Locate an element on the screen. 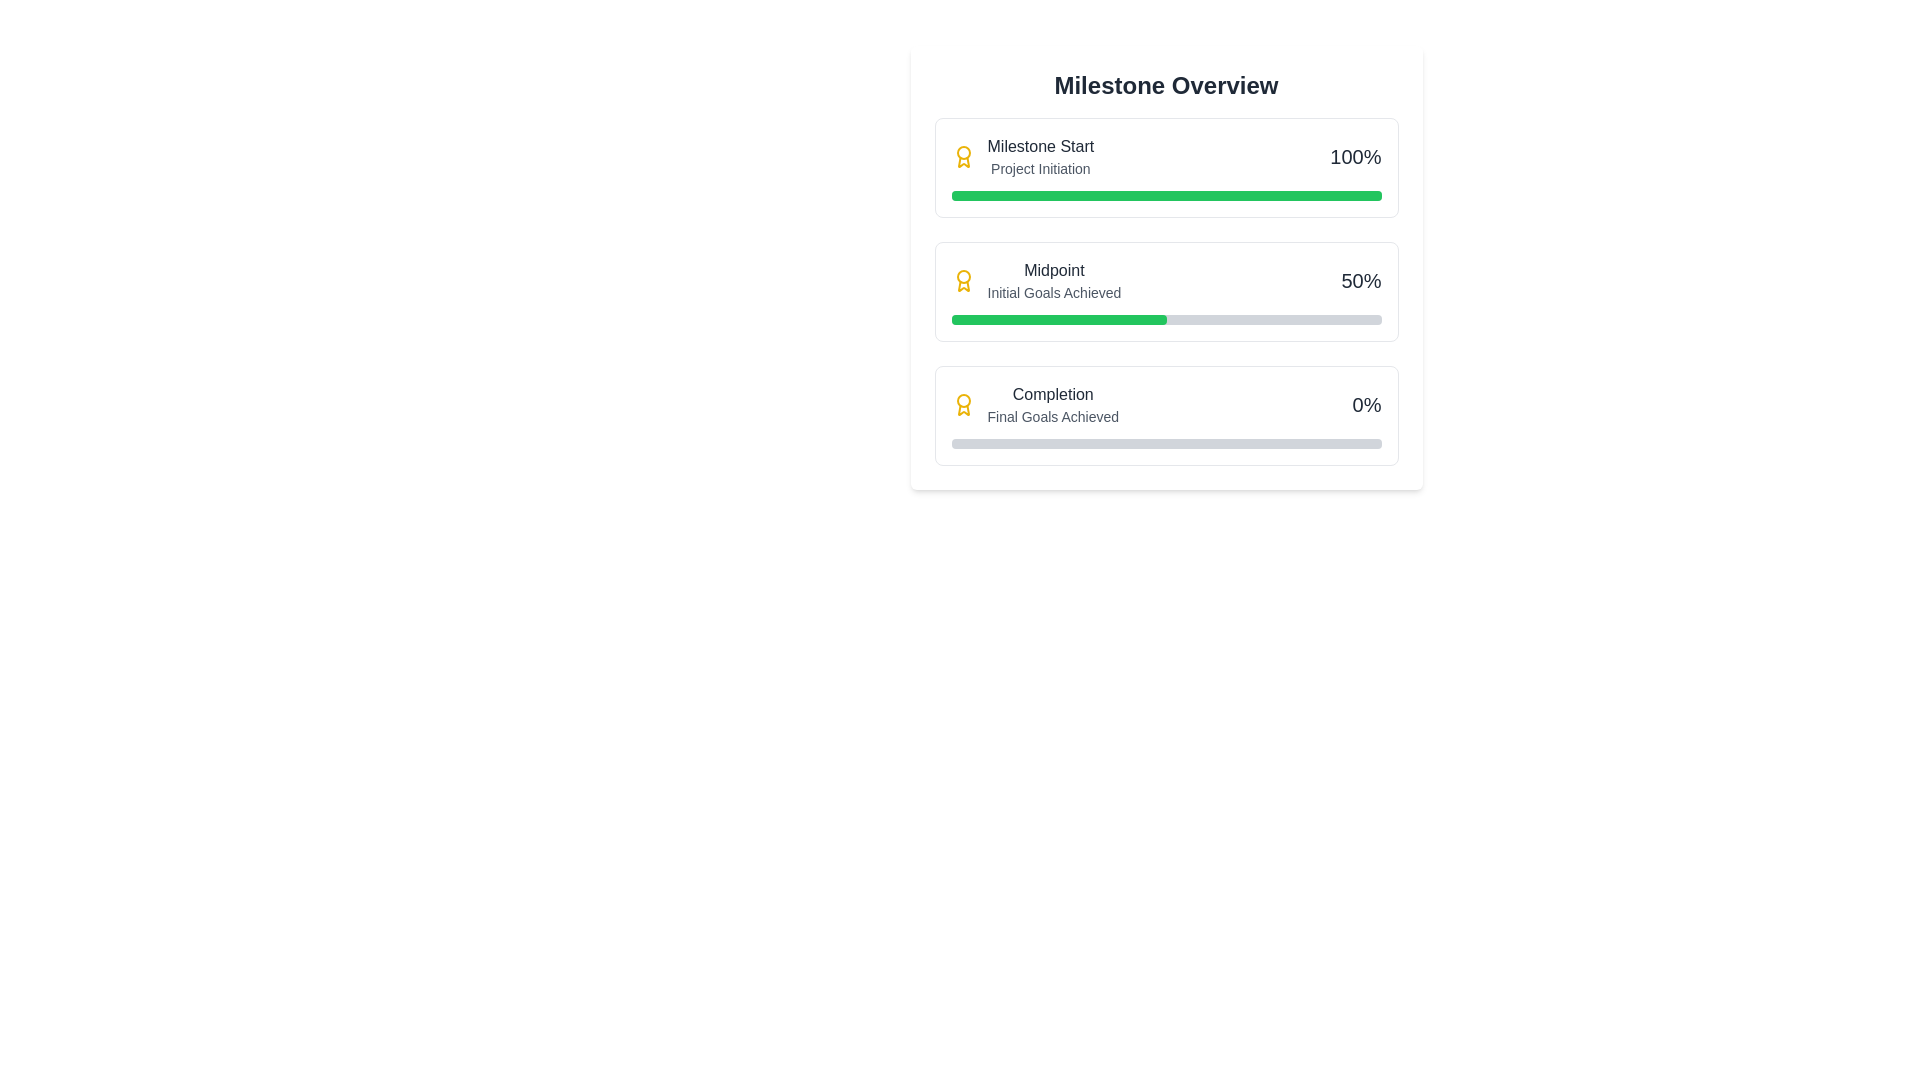 The image size is (1920, 1080). the text label that denotes the title of the third milestone entry, located below 'Midpoint' and above 'Final Goals Achieved' in the milestone overview is located at coordinates (1052, 394).